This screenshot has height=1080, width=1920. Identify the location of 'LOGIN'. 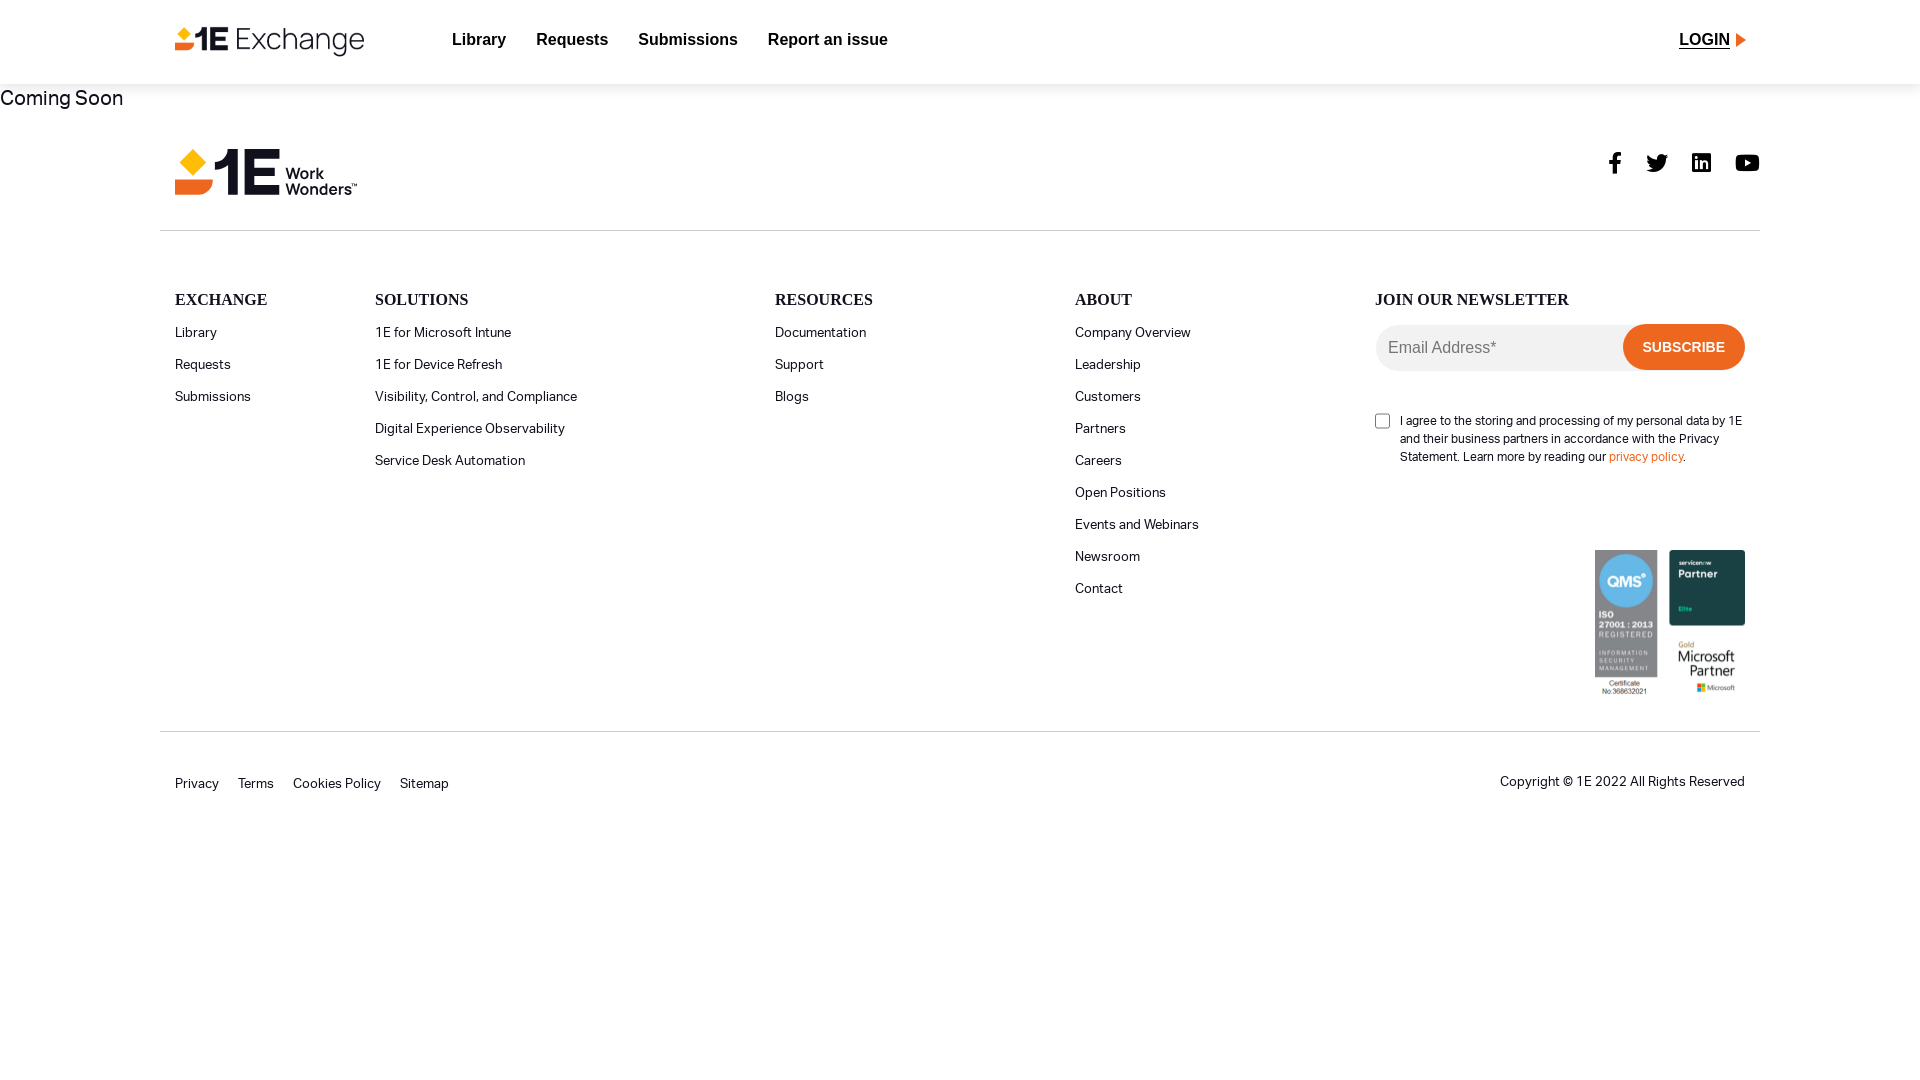
(1679, 42).